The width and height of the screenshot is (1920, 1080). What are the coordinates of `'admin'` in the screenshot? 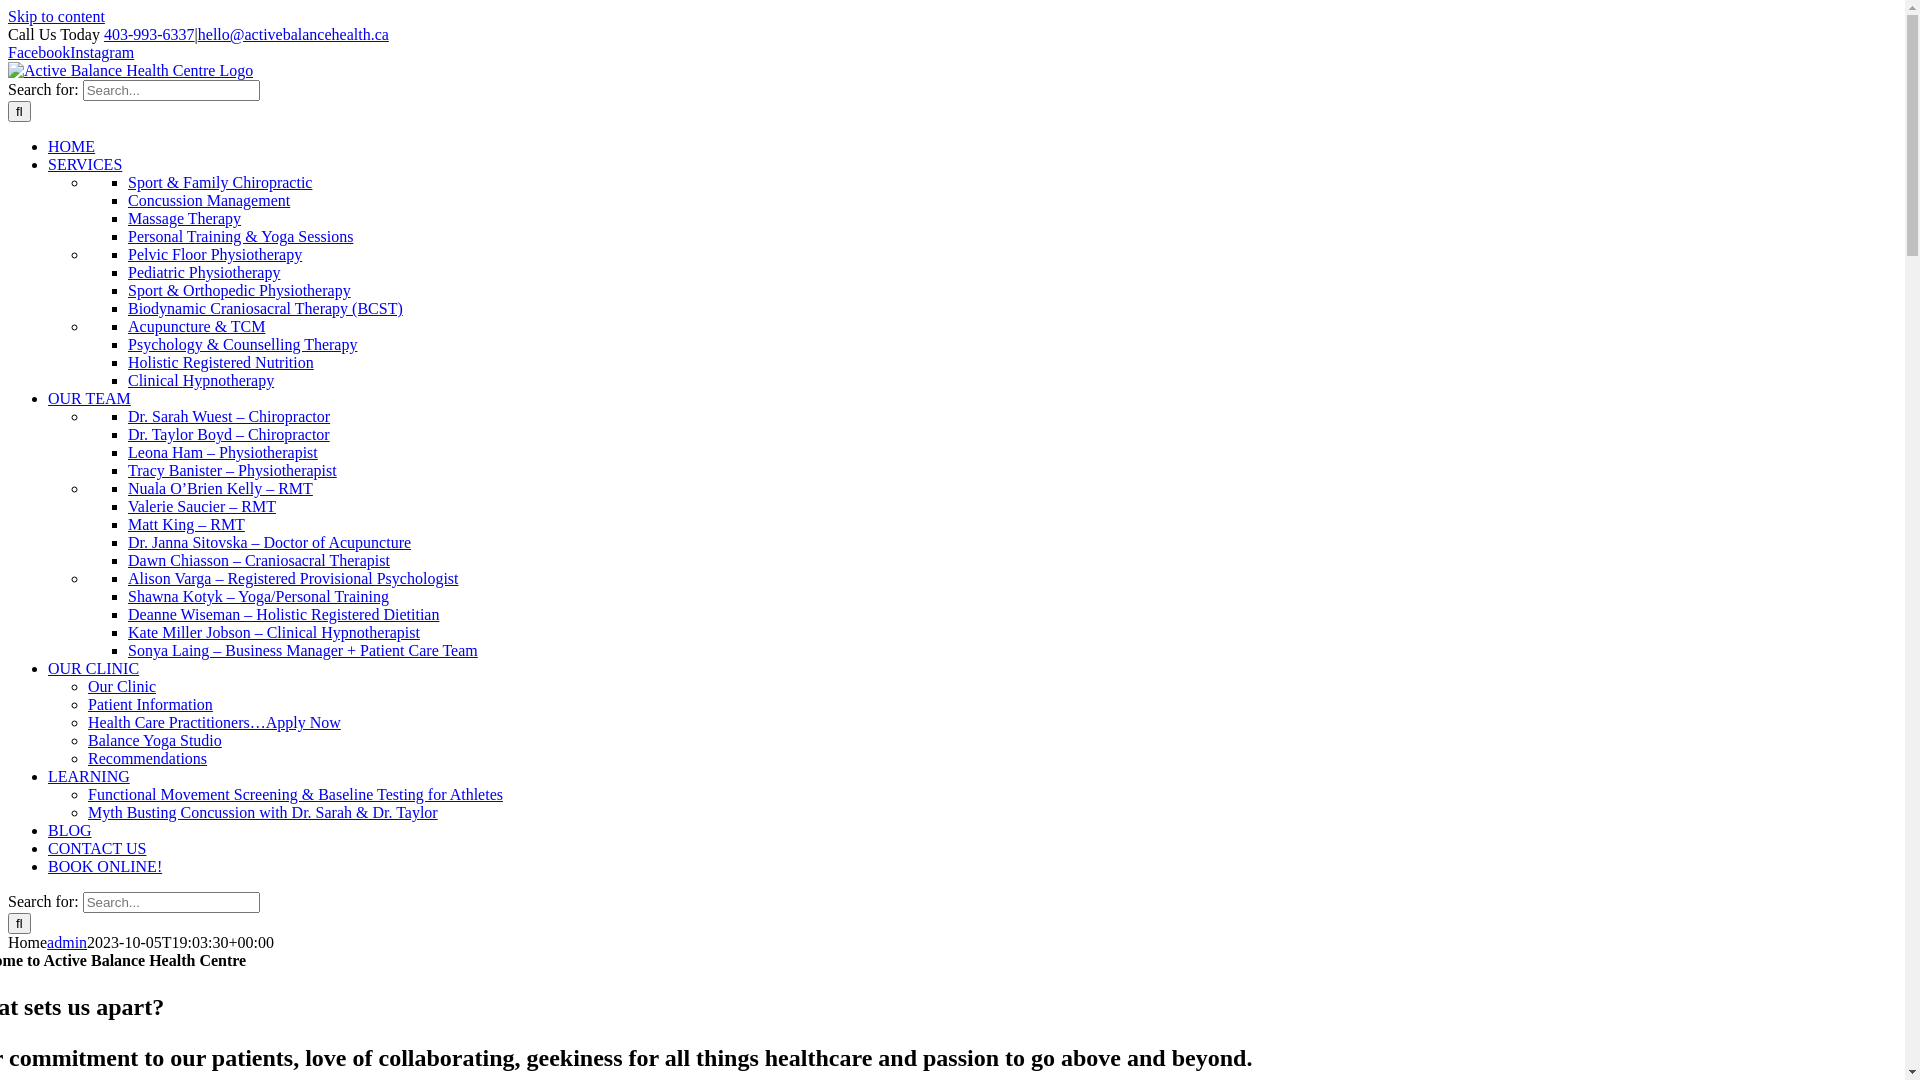 It's located at (47, 942).